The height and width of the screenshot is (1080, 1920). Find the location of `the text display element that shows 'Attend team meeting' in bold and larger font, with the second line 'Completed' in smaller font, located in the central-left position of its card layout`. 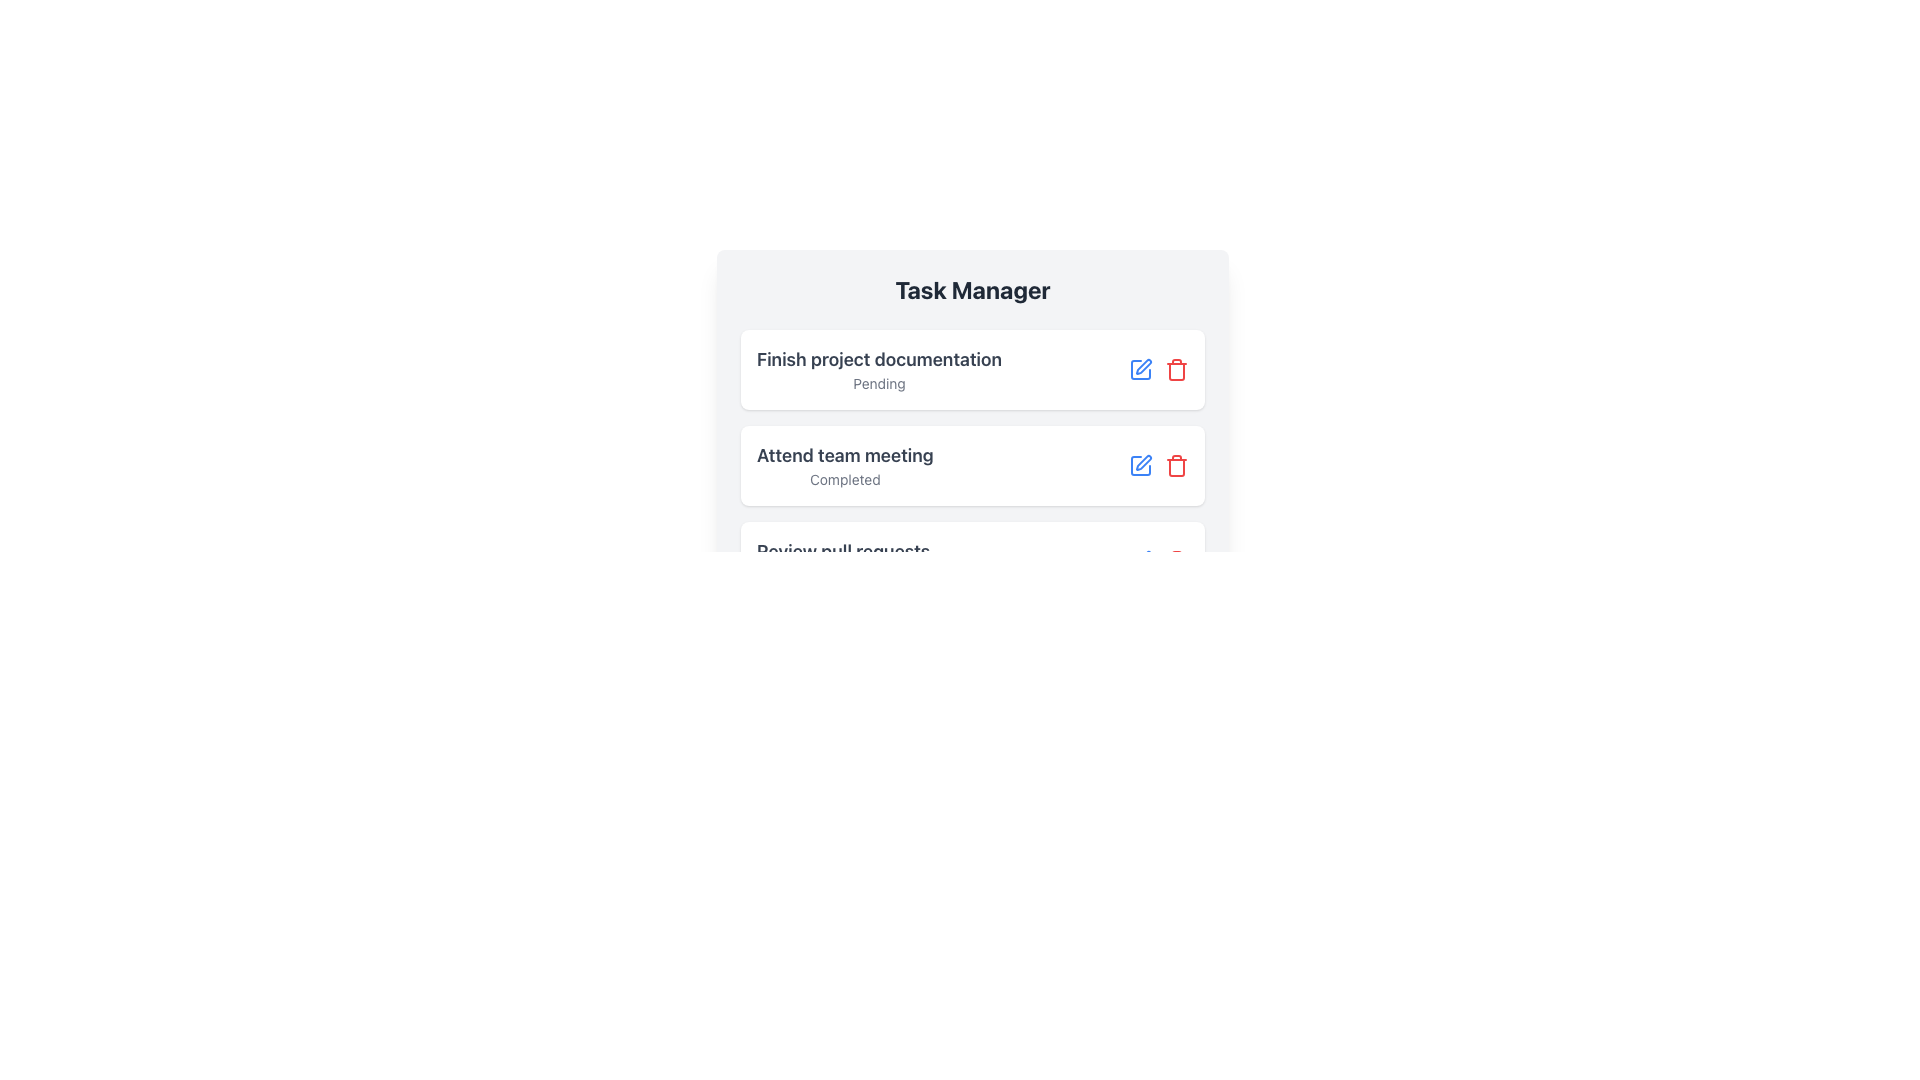

the text display element that shows 'Attend team meeting' in bold and larger font, with the second line 'Completed' in smaller font, located in the central-left position of its card layout is located at coordinates (845, 466).